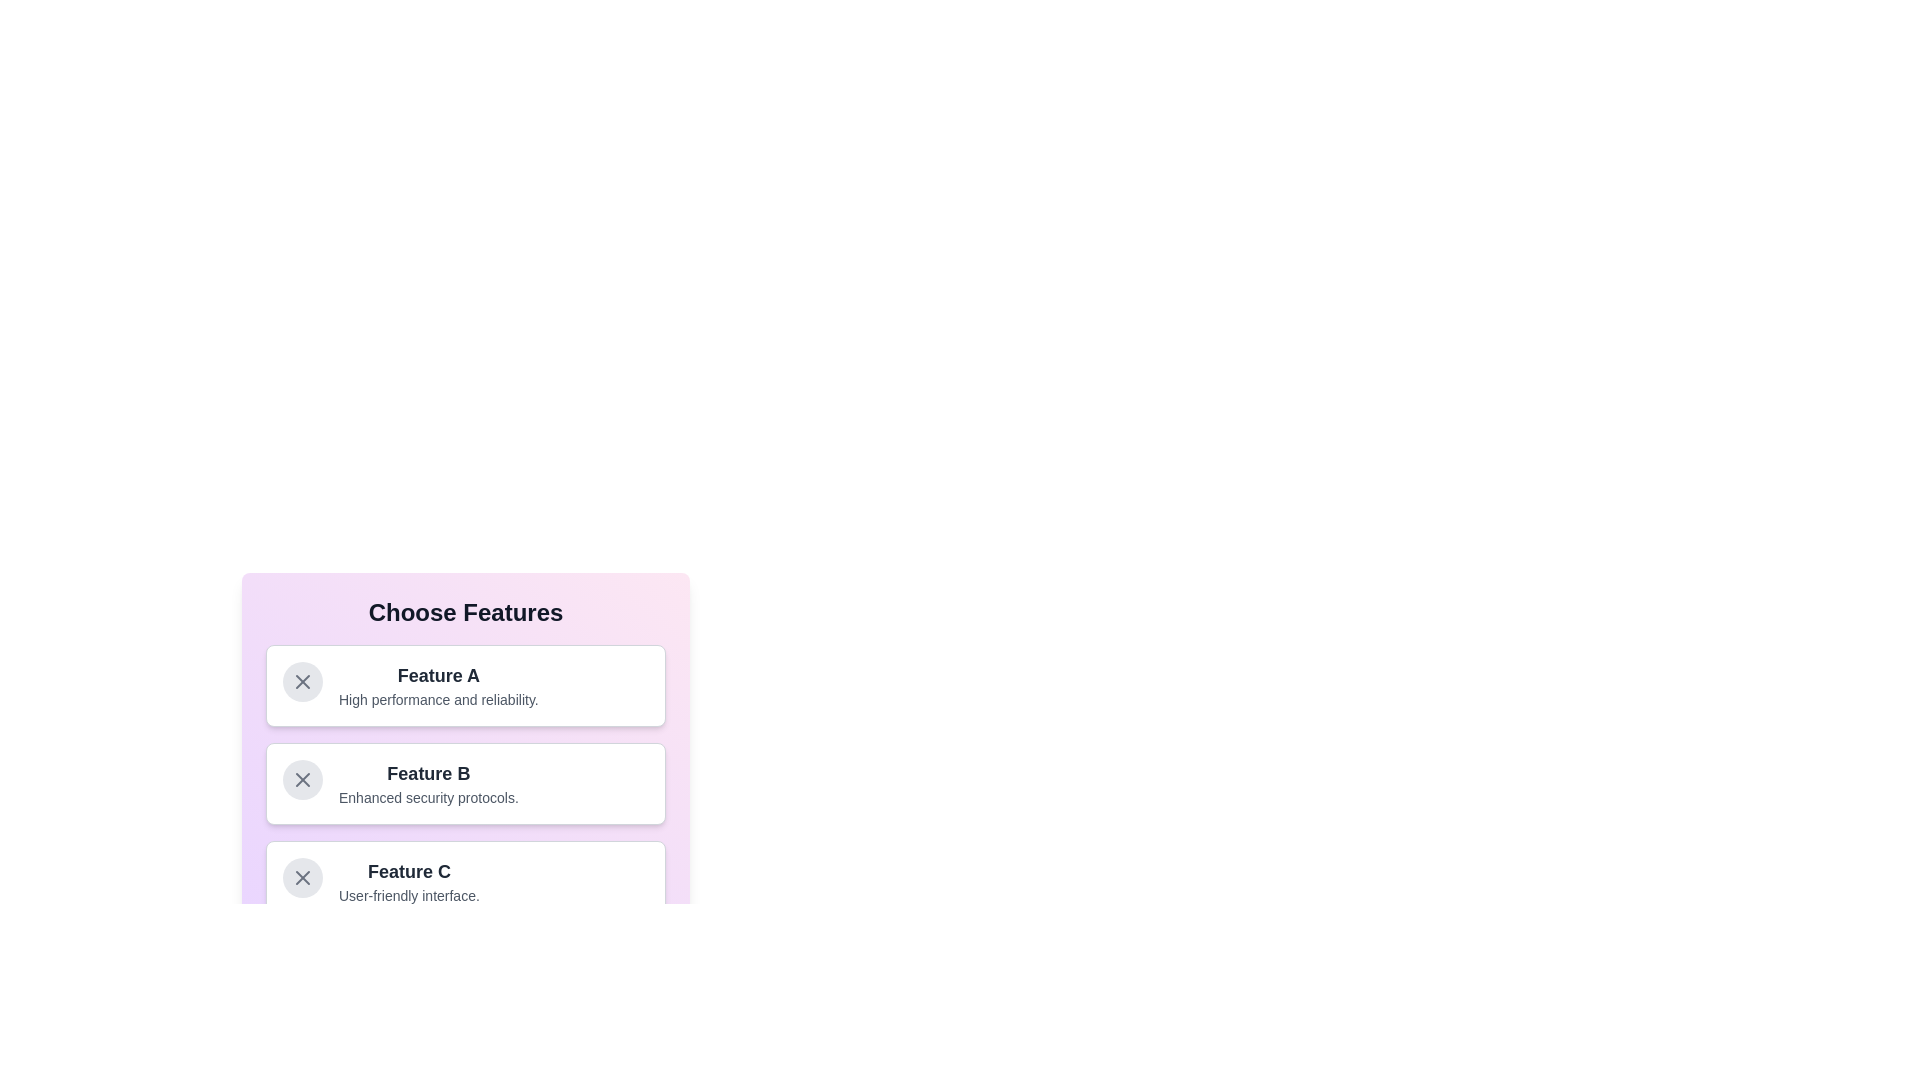 The height and width of the screenshot is (1080, 1920). What do you see at coordinates (427, 773) in the screenshot?
I see `the text label that reads 'Feature B', which is prominently displayed in bold font style, located in the second row of a stacked card arrangement under the title 'Choose Features'` at bounding box center [427, 773].